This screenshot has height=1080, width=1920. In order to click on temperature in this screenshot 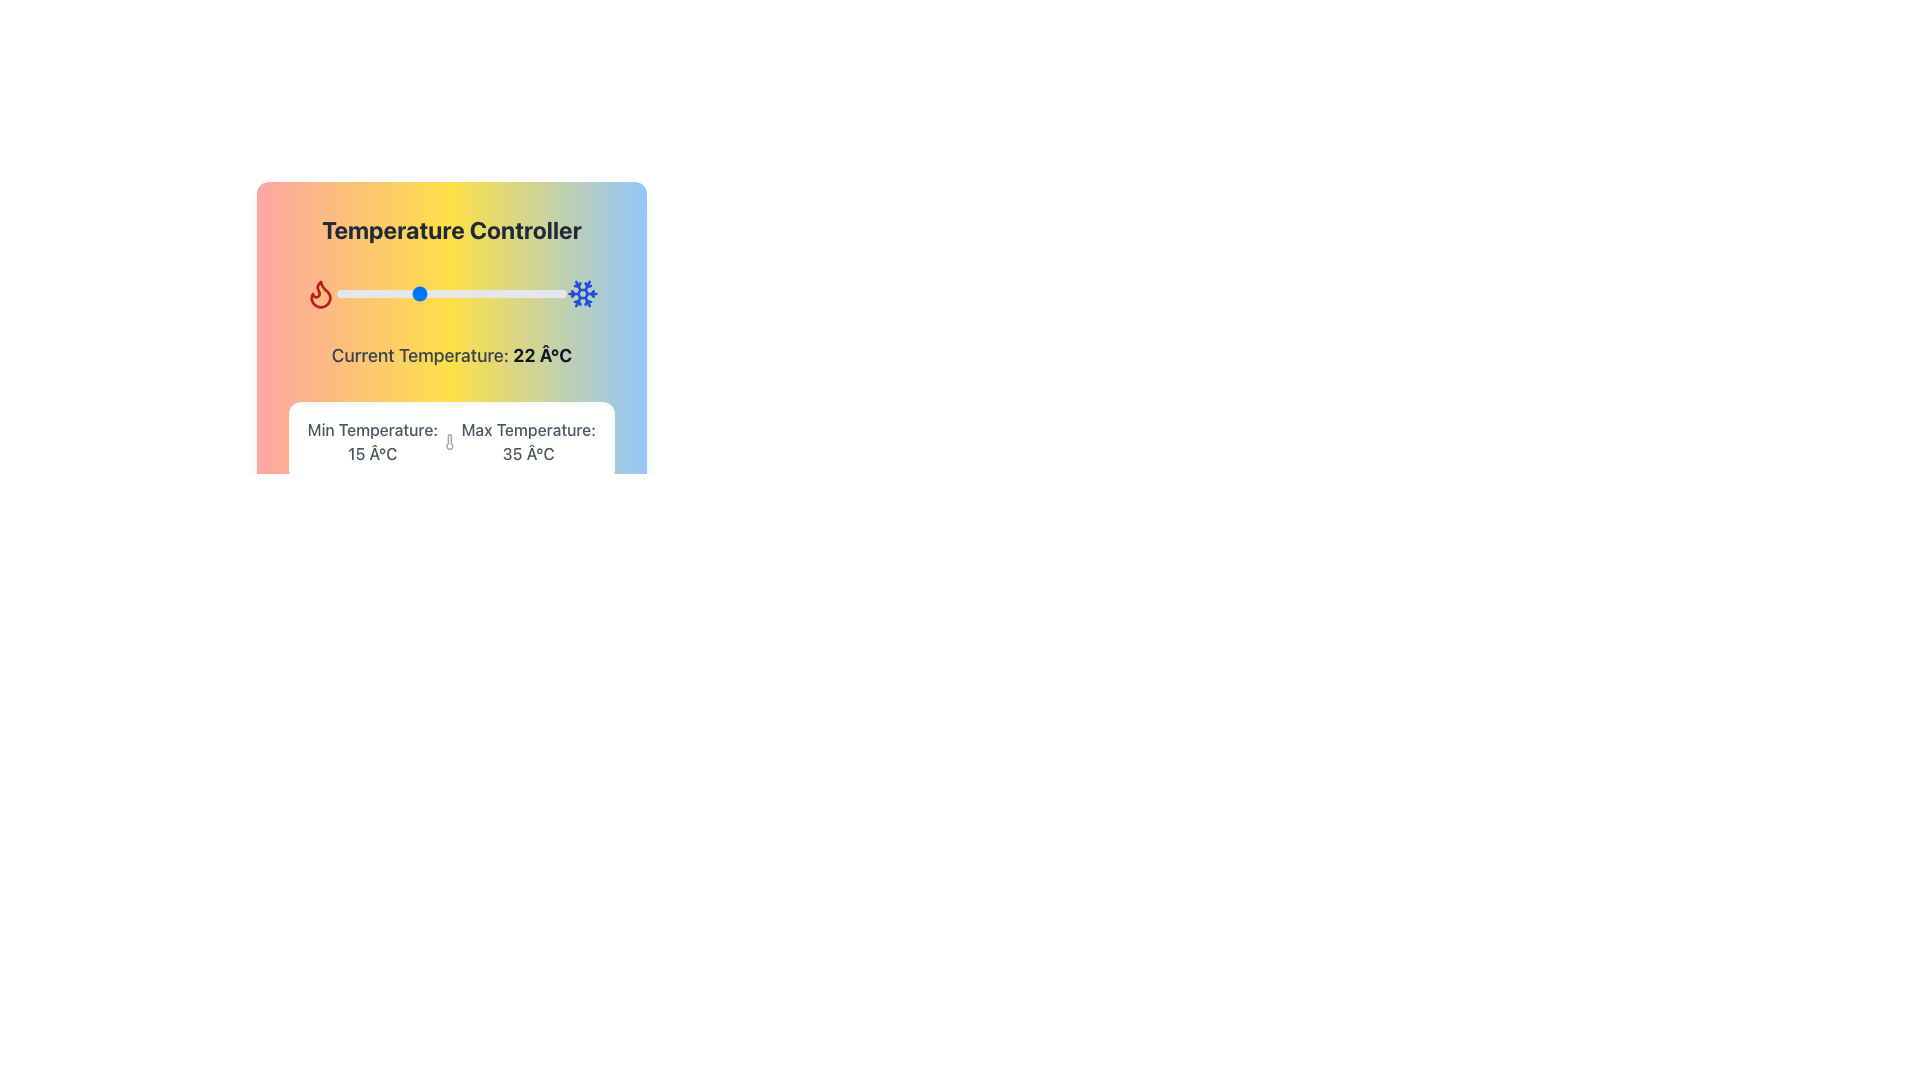, I will do `click(383, 293)`.